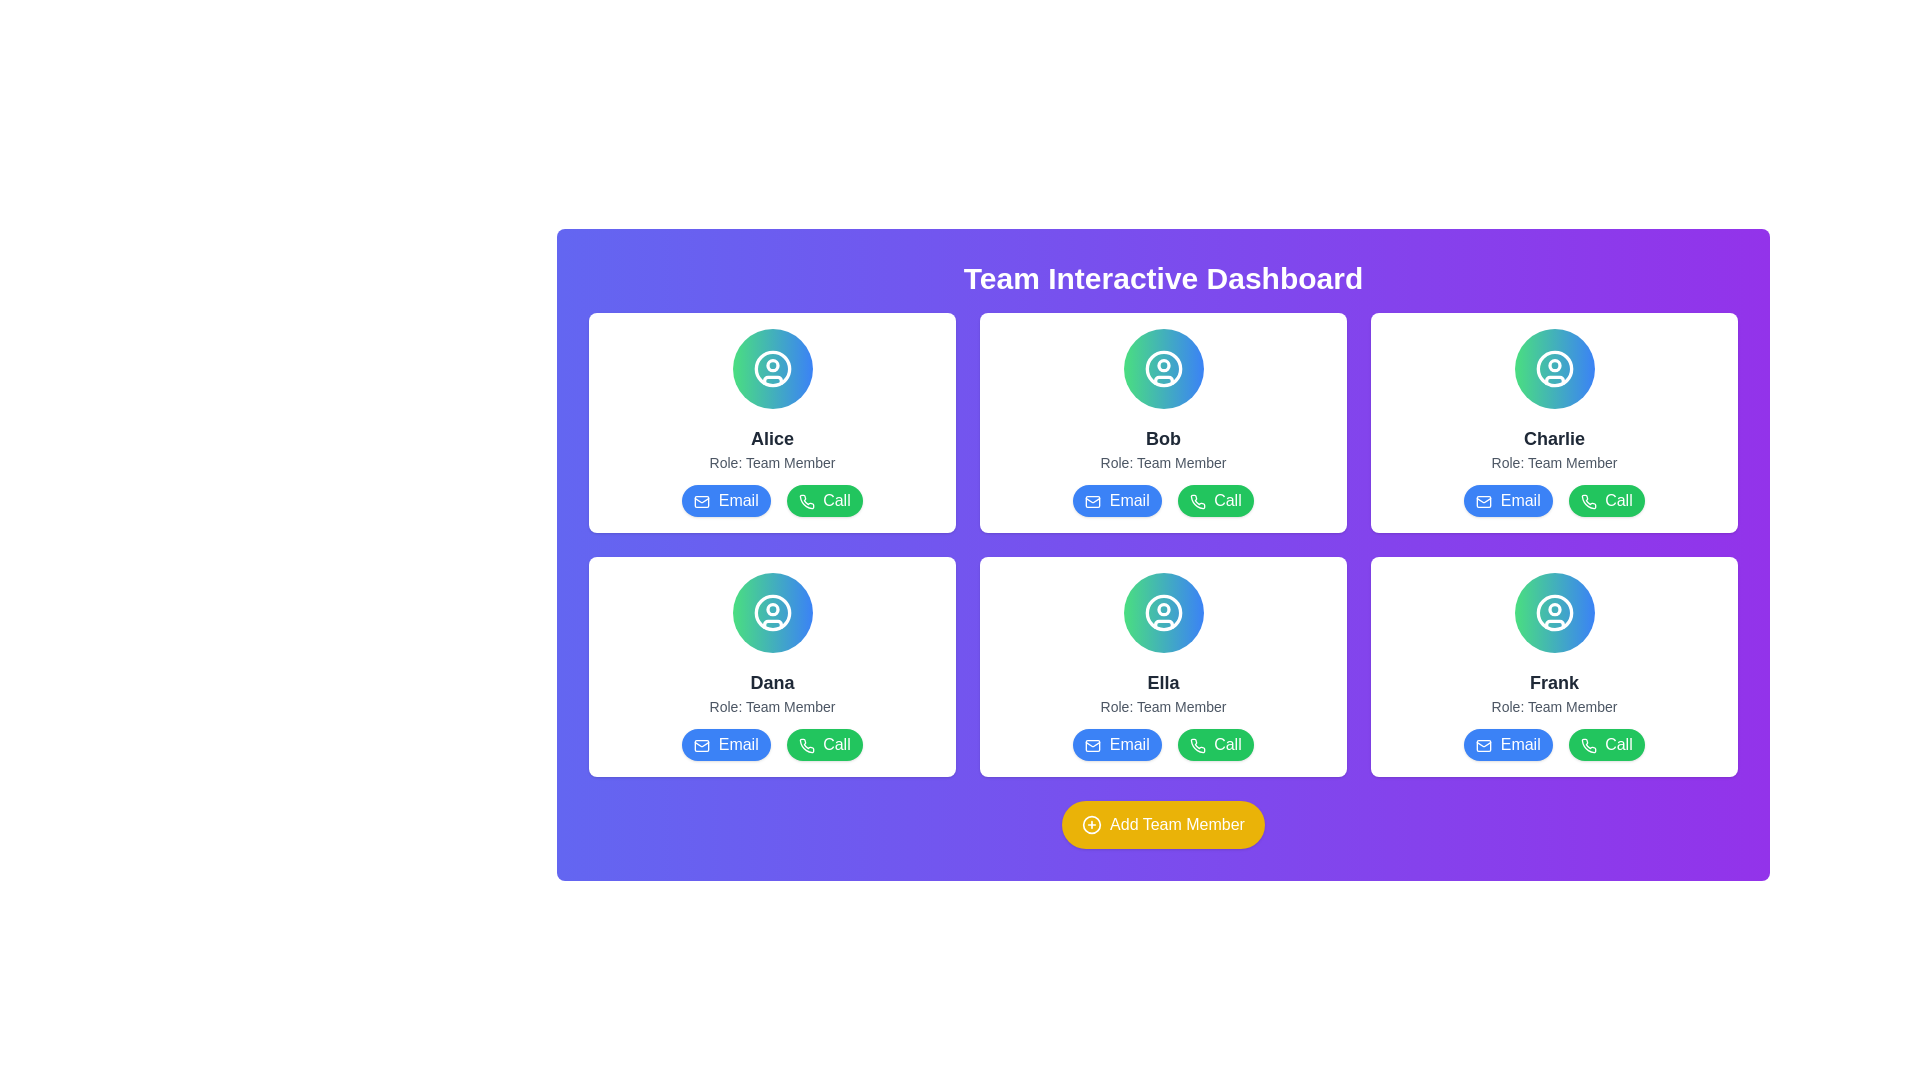  I want to click on the email icon within the blue 'Email' button on Frank's contact card located at the bottom right, so click(1484, 745).